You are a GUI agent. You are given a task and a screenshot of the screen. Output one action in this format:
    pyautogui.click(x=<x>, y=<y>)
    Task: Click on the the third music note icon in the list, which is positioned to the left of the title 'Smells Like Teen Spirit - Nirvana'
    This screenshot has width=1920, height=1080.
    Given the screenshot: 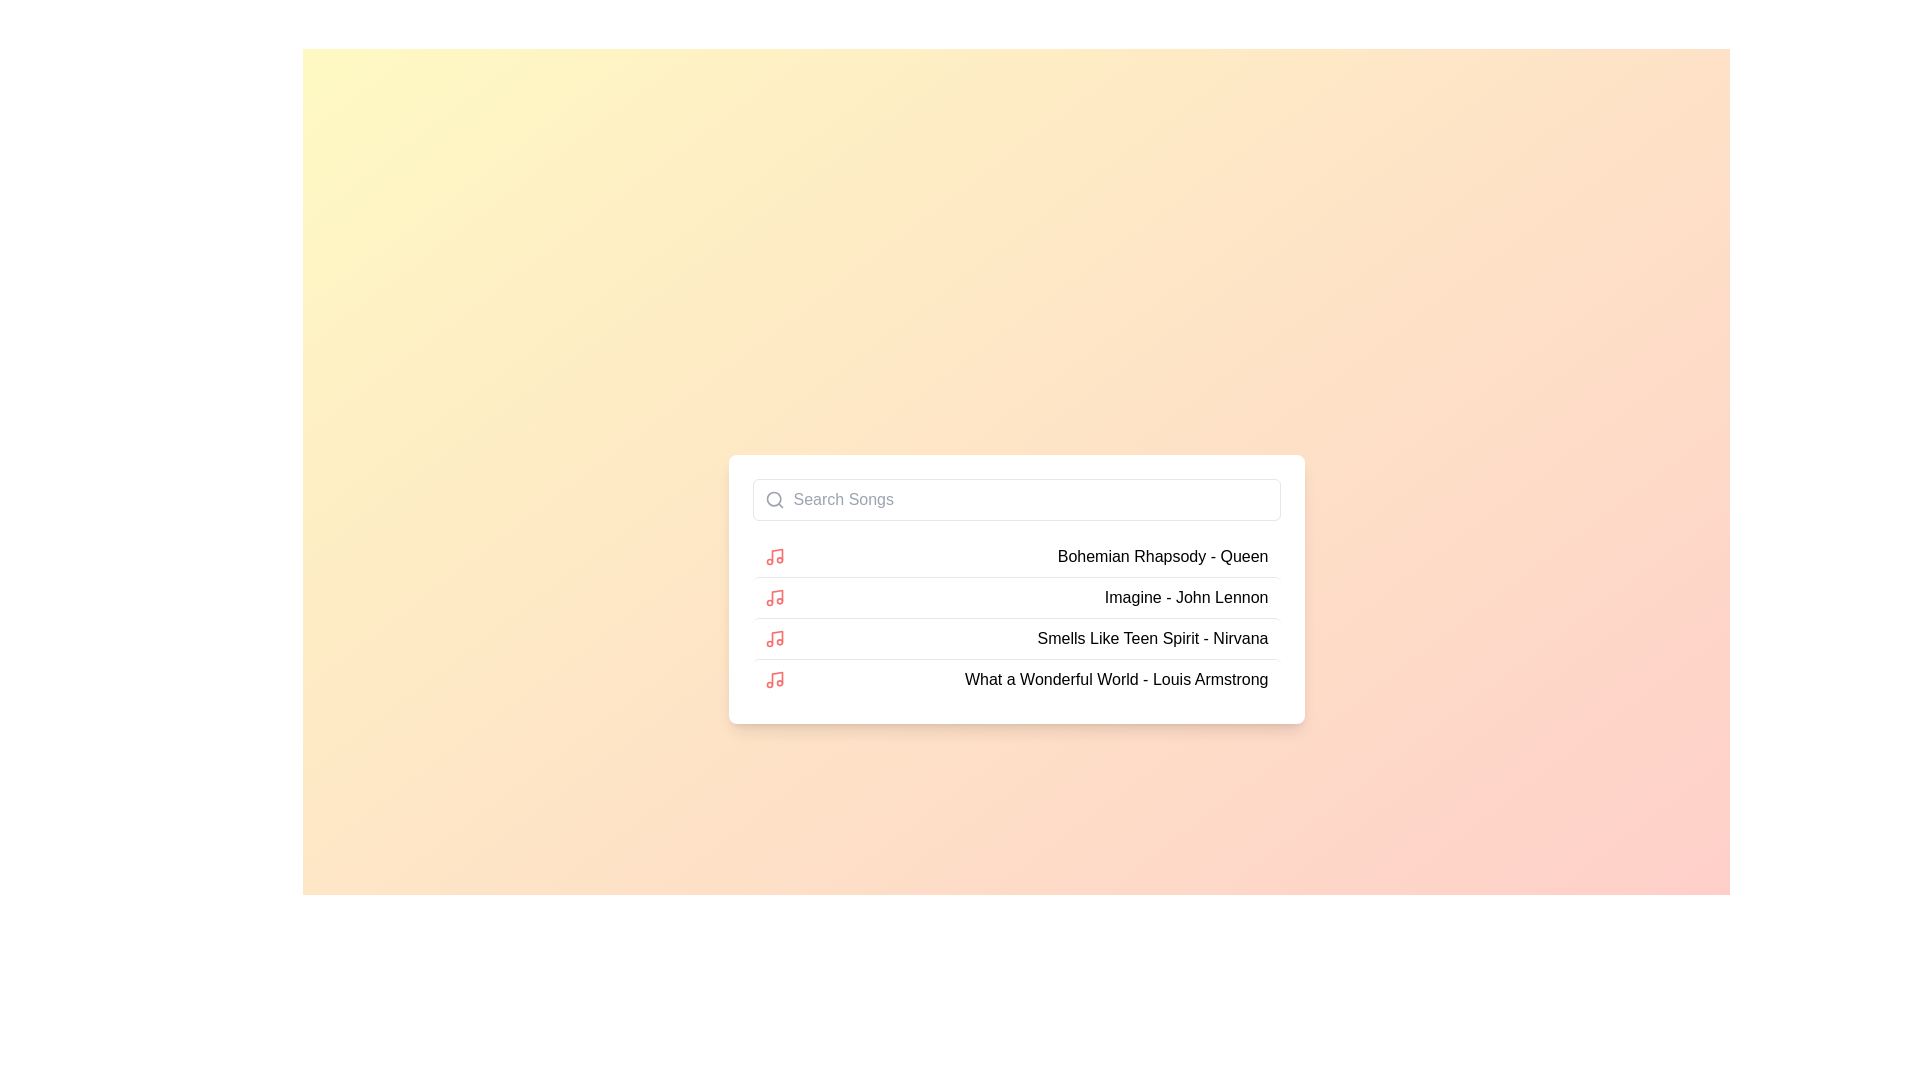 What is the action you would take?
    pyautogui.click(x=776, y=636)
    